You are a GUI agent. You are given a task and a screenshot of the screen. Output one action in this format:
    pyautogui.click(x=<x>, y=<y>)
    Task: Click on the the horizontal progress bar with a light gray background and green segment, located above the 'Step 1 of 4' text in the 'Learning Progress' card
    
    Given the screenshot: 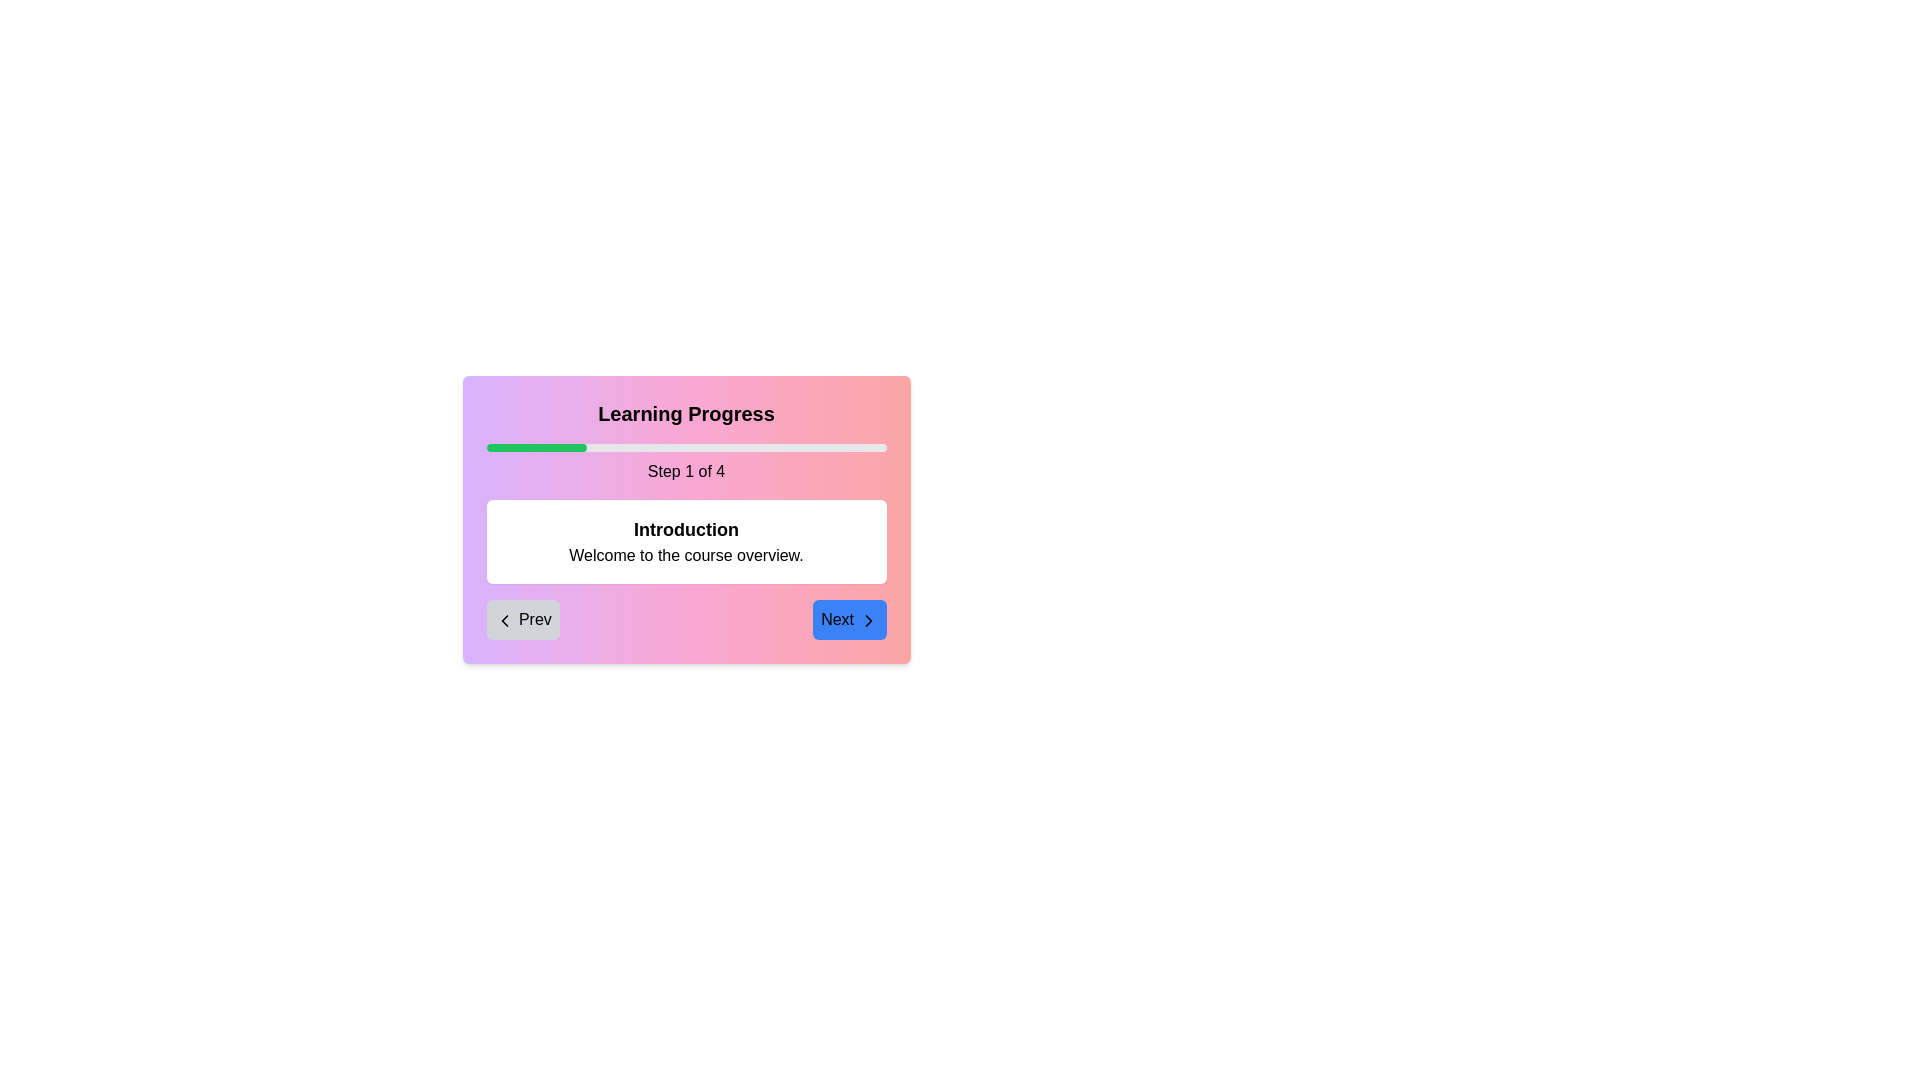 What is the action you would take?
    pyautogui.click(x=686, y=446)
    